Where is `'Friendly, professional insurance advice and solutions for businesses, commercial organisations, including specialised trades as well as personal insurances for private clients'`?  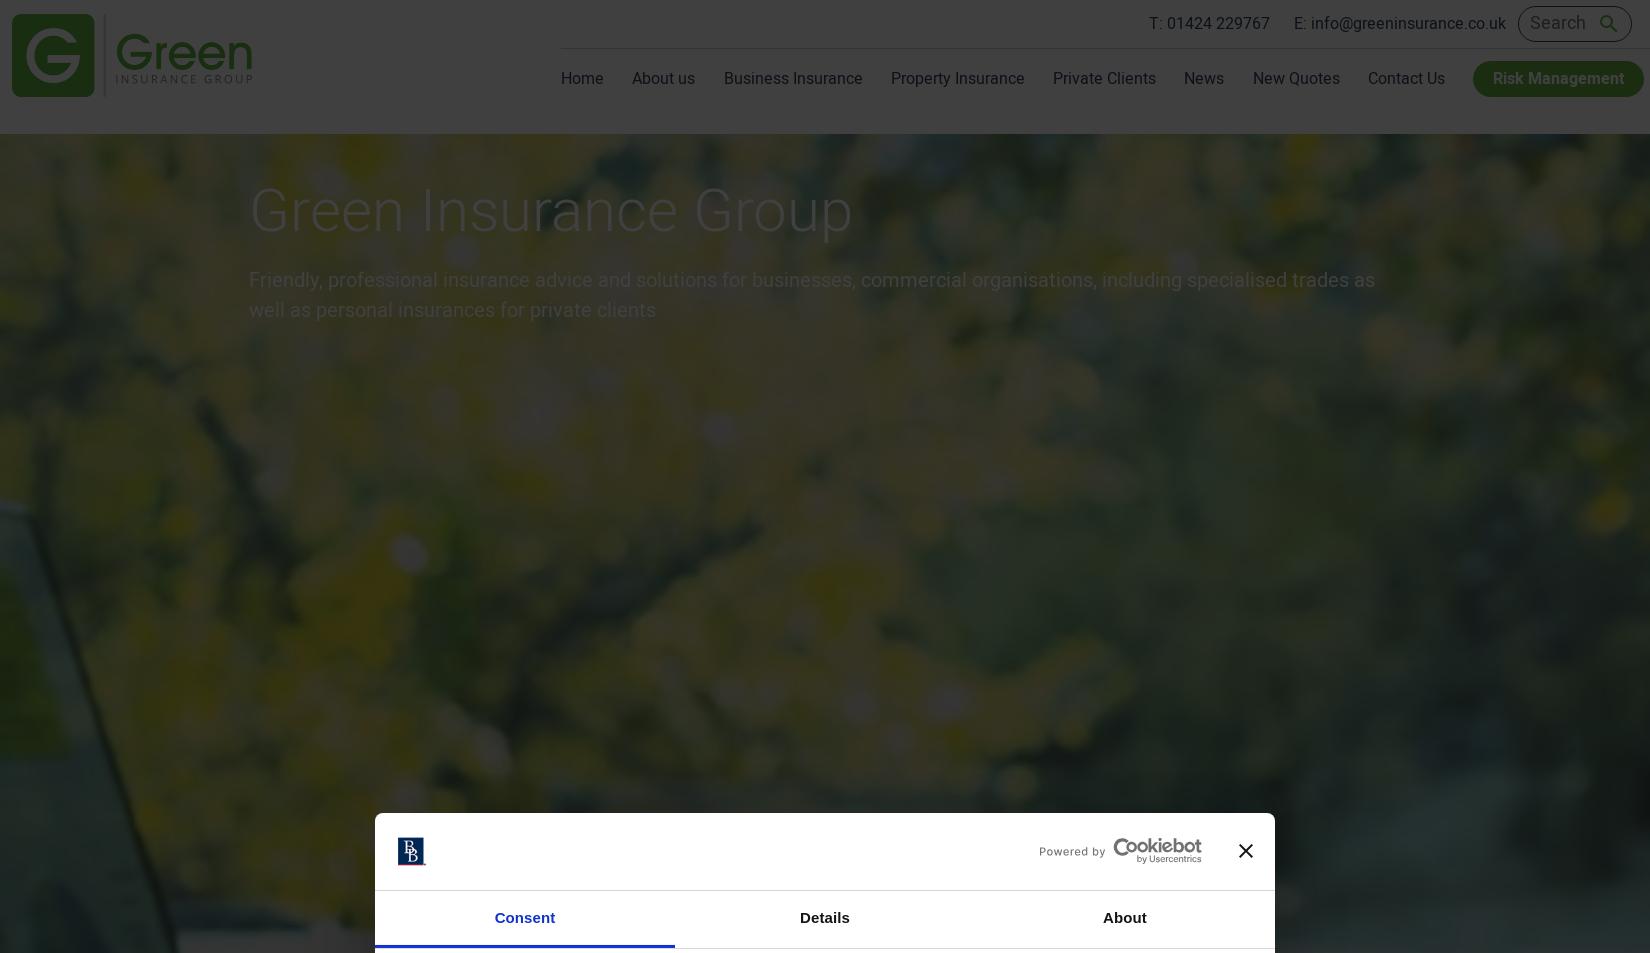
'Friendly, professional insurance advice and solutions for businesses, commercial organisations, including specialised trades as well as personal insurances for private clients' is located at coordinates (810, 294).